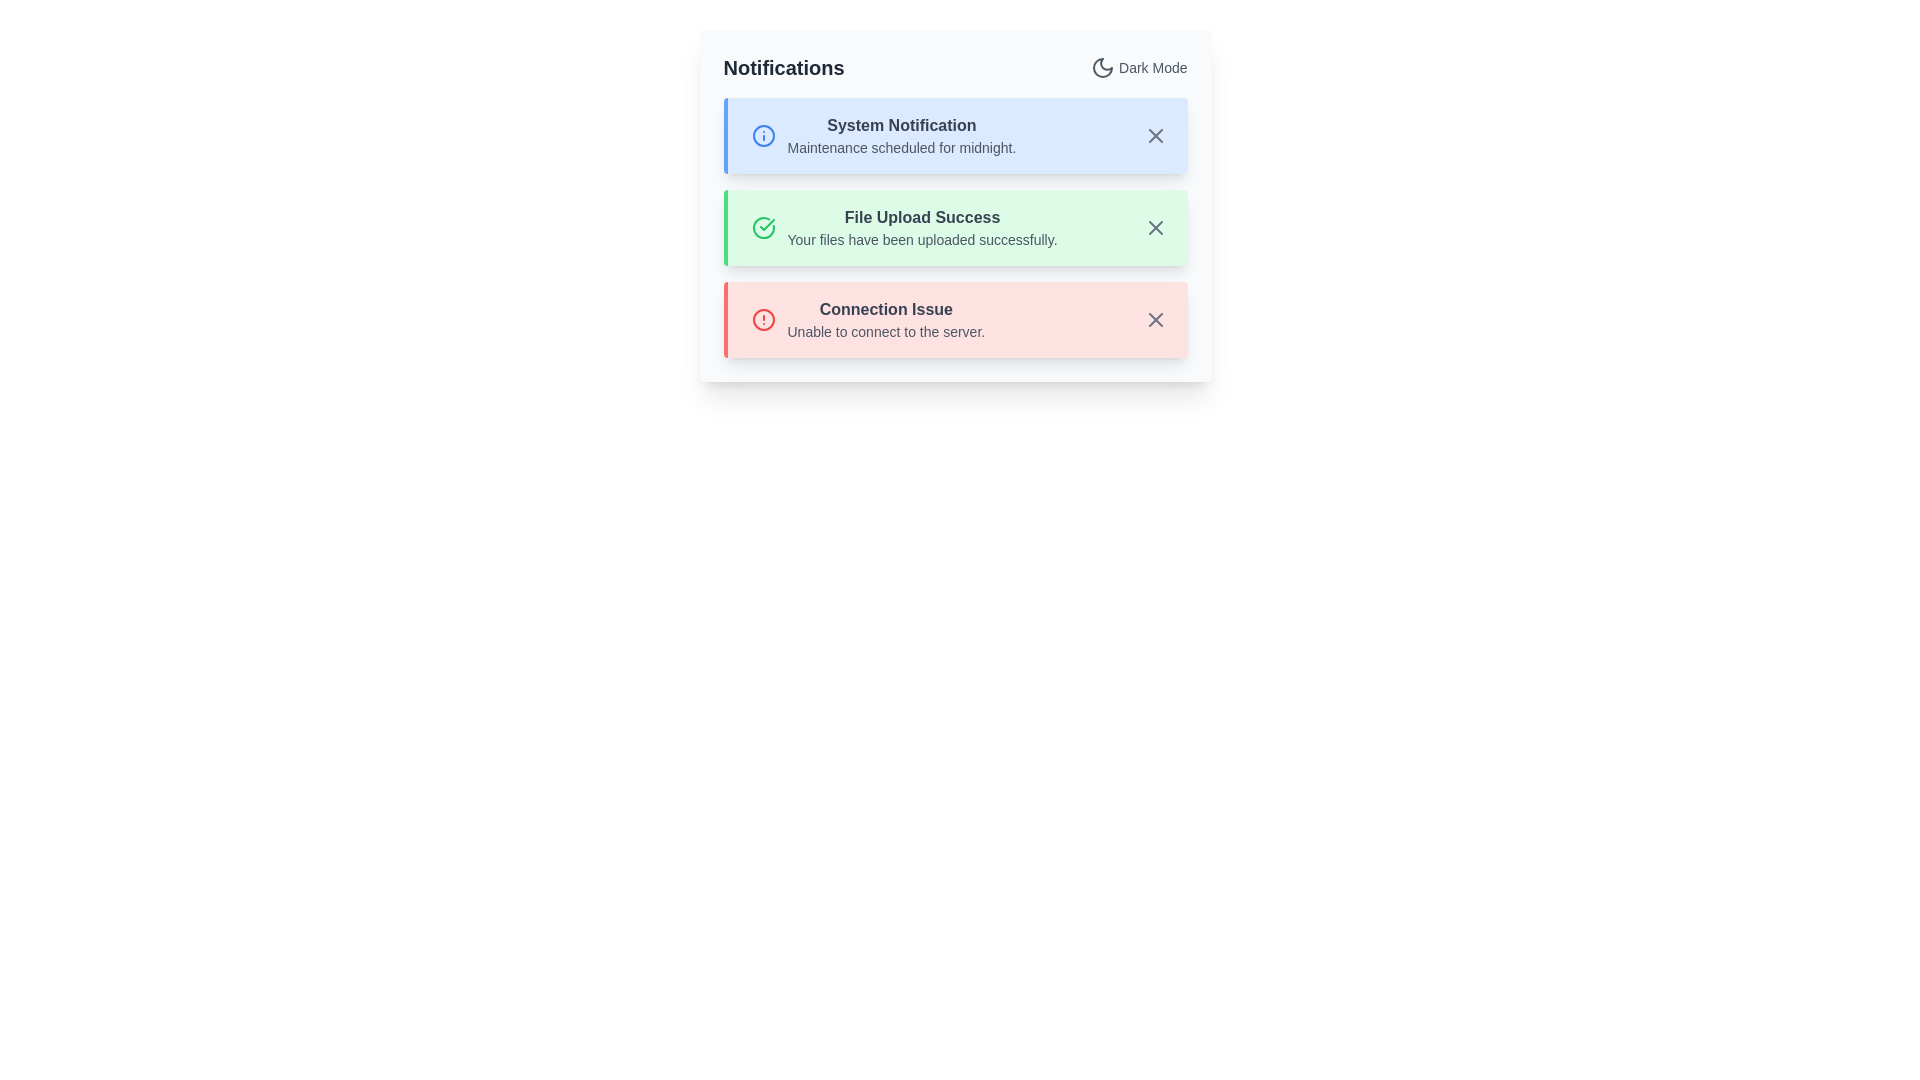 The width and height of the screenshot is (1920, 1080). I want to click on notification text which displays 'Connection Issue' and 'Unable to connect to the server.', so click(885, 319).